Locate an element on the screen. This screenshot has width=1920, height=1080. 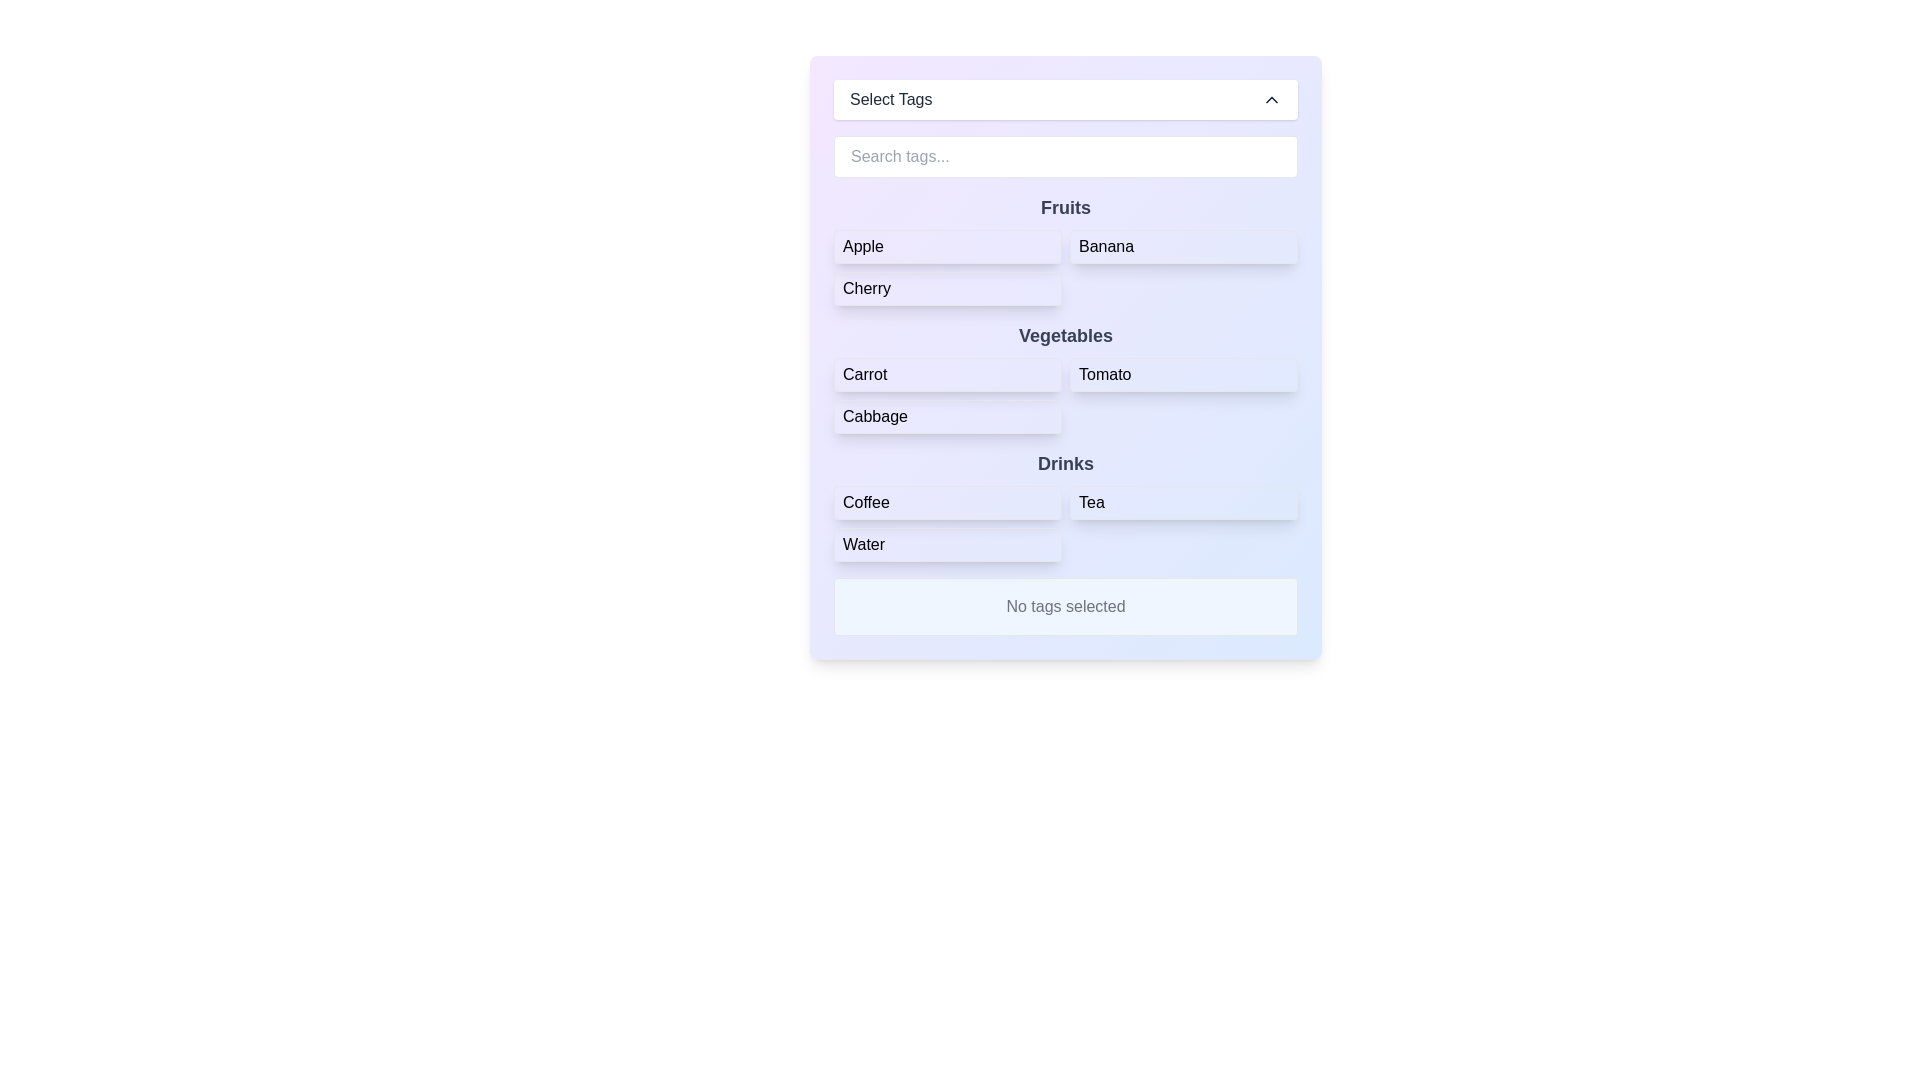
the section header labeled 'Drinks' which categorizes the items 'Coffee', 'Tea', and 'Water' below it, located on the right side of the interface is located at coordinates (1064, 463).